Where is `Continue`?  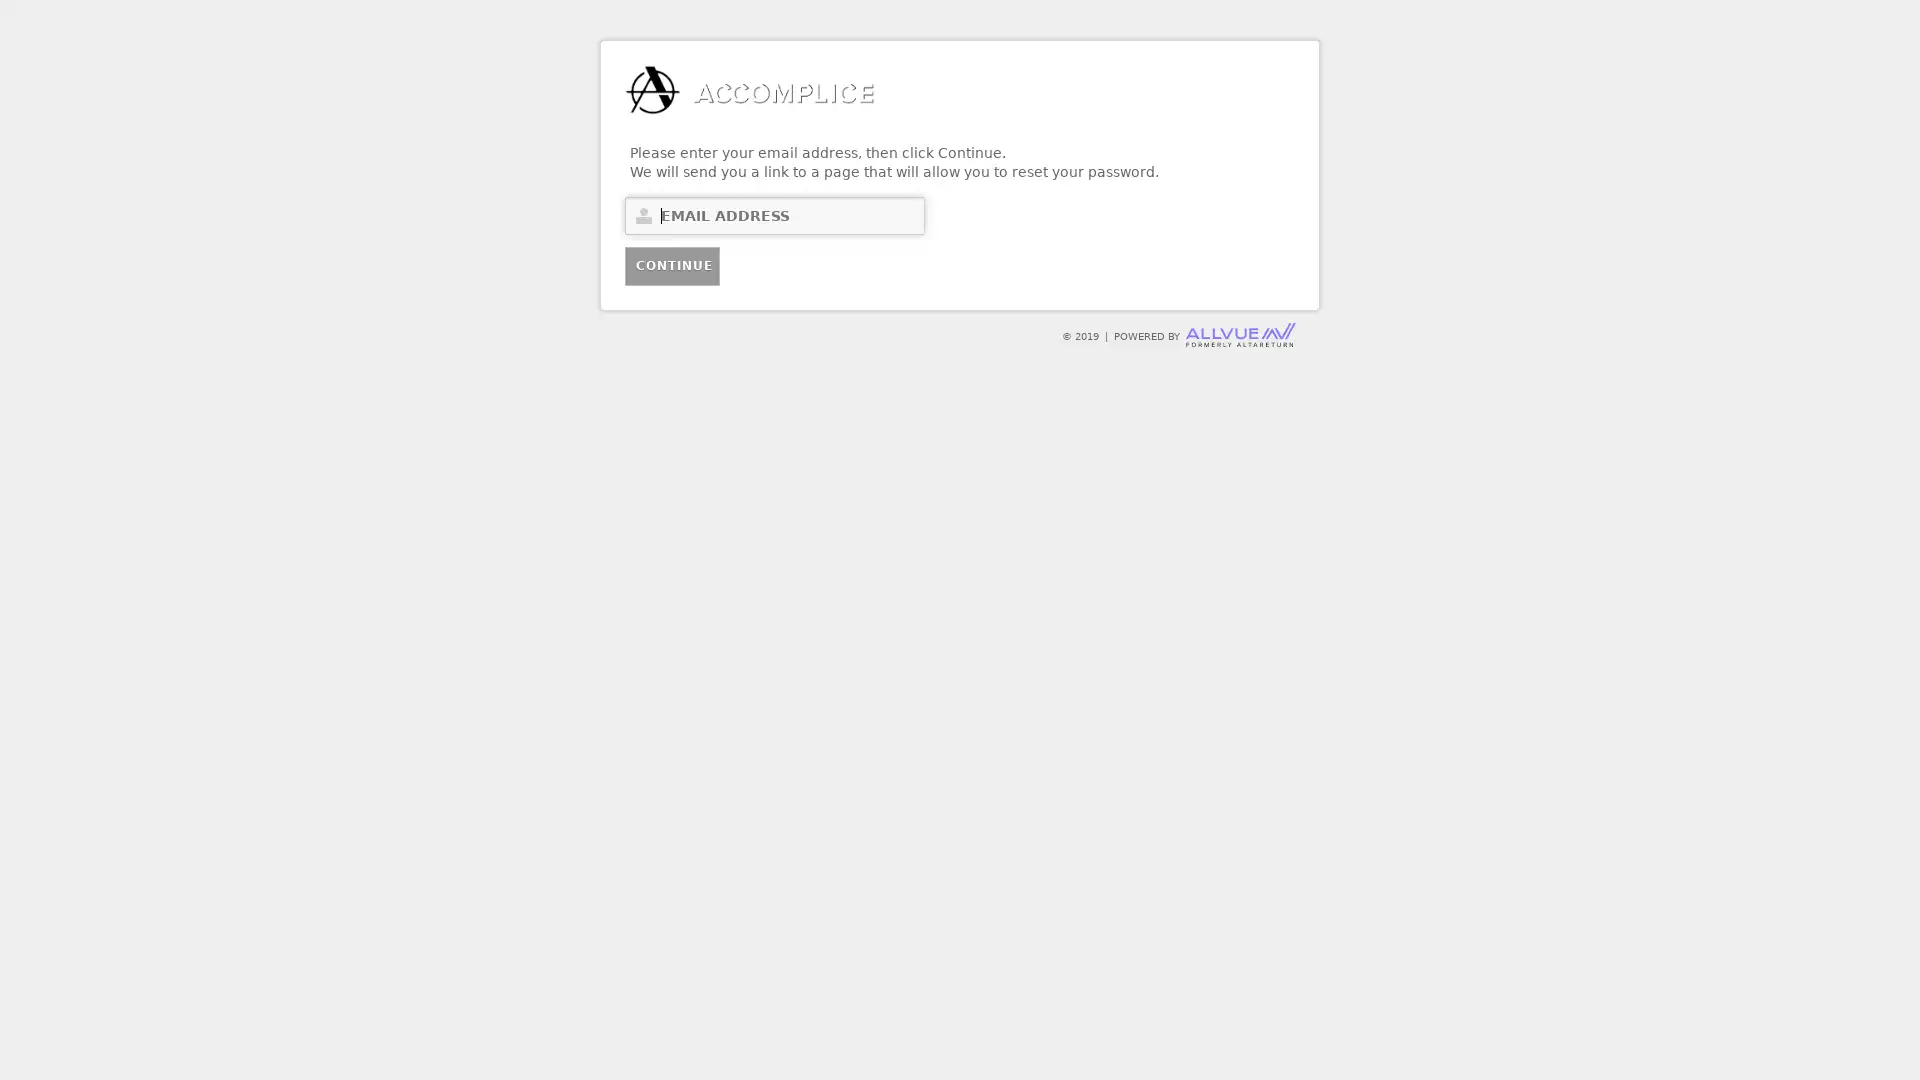 Continue is located at coordinates (672, 265).